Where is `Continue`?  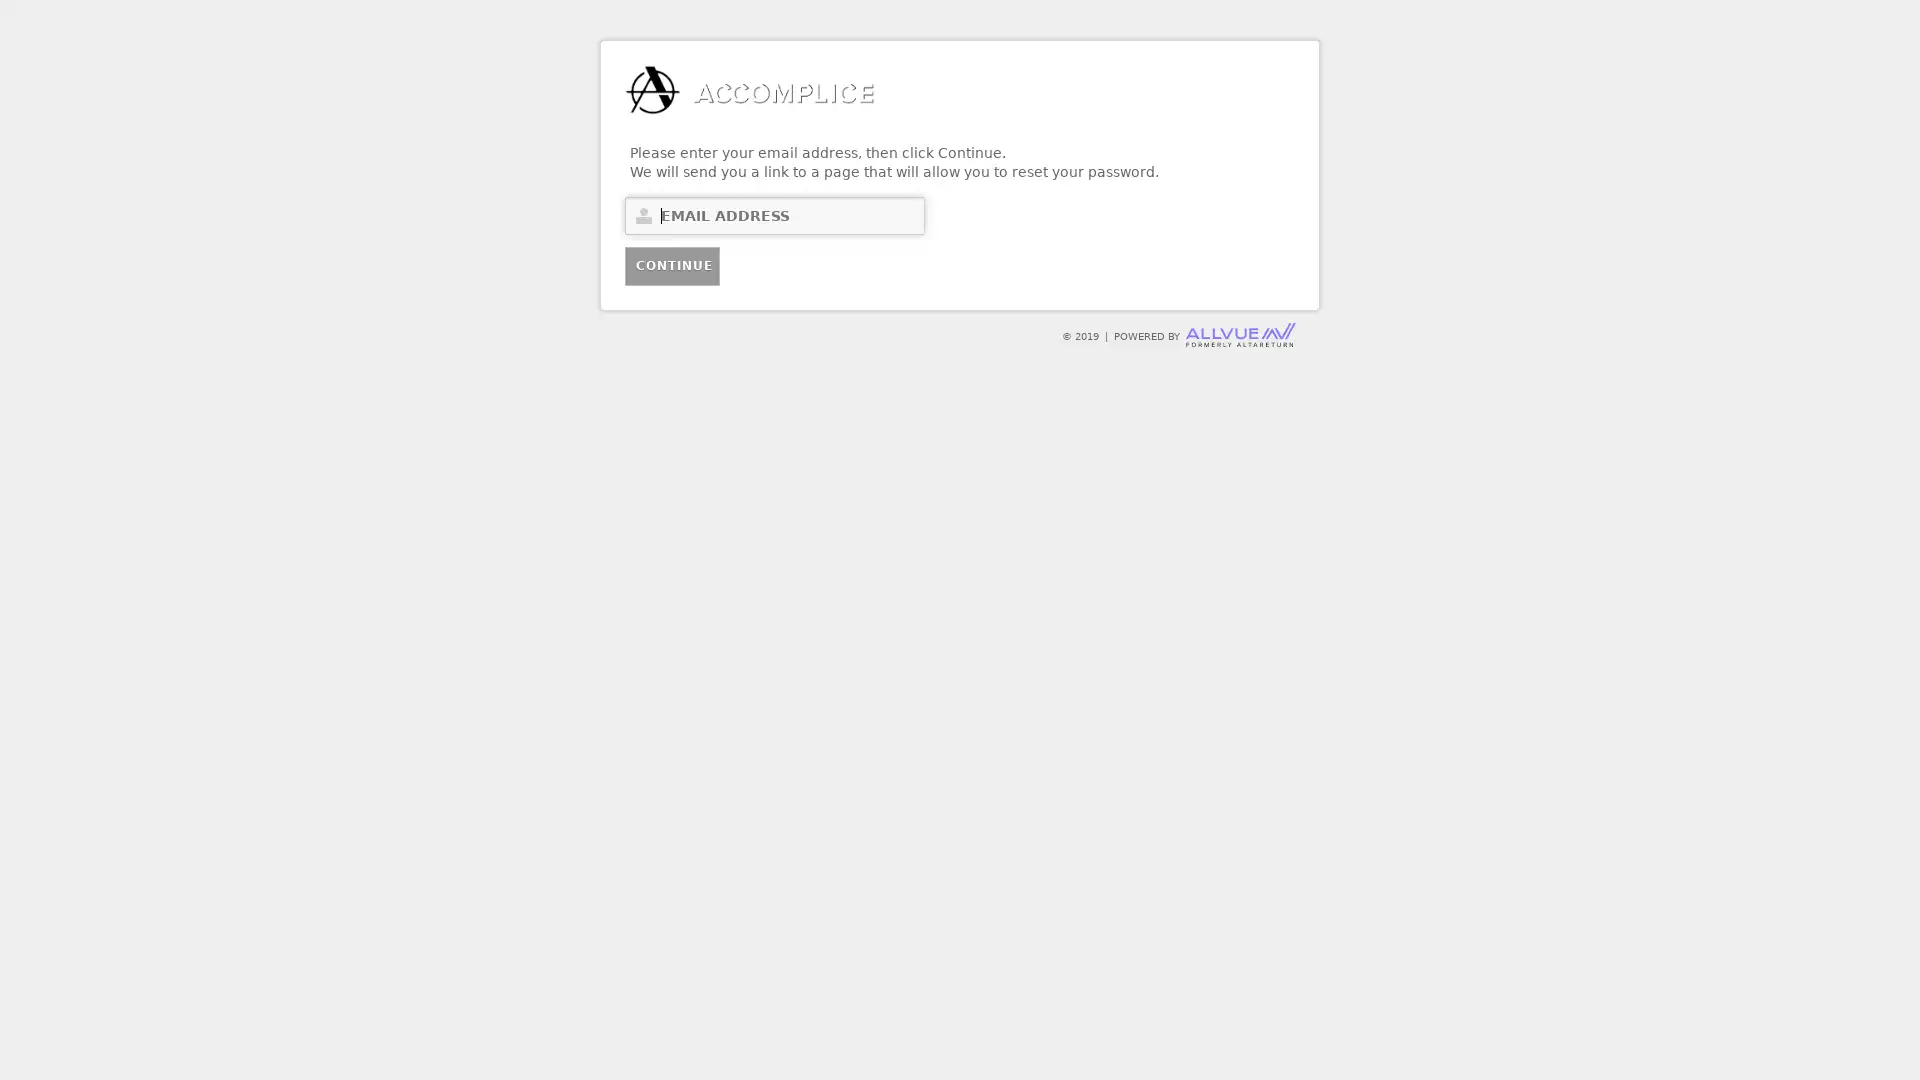 Continue is located at coordinates (672, 265).